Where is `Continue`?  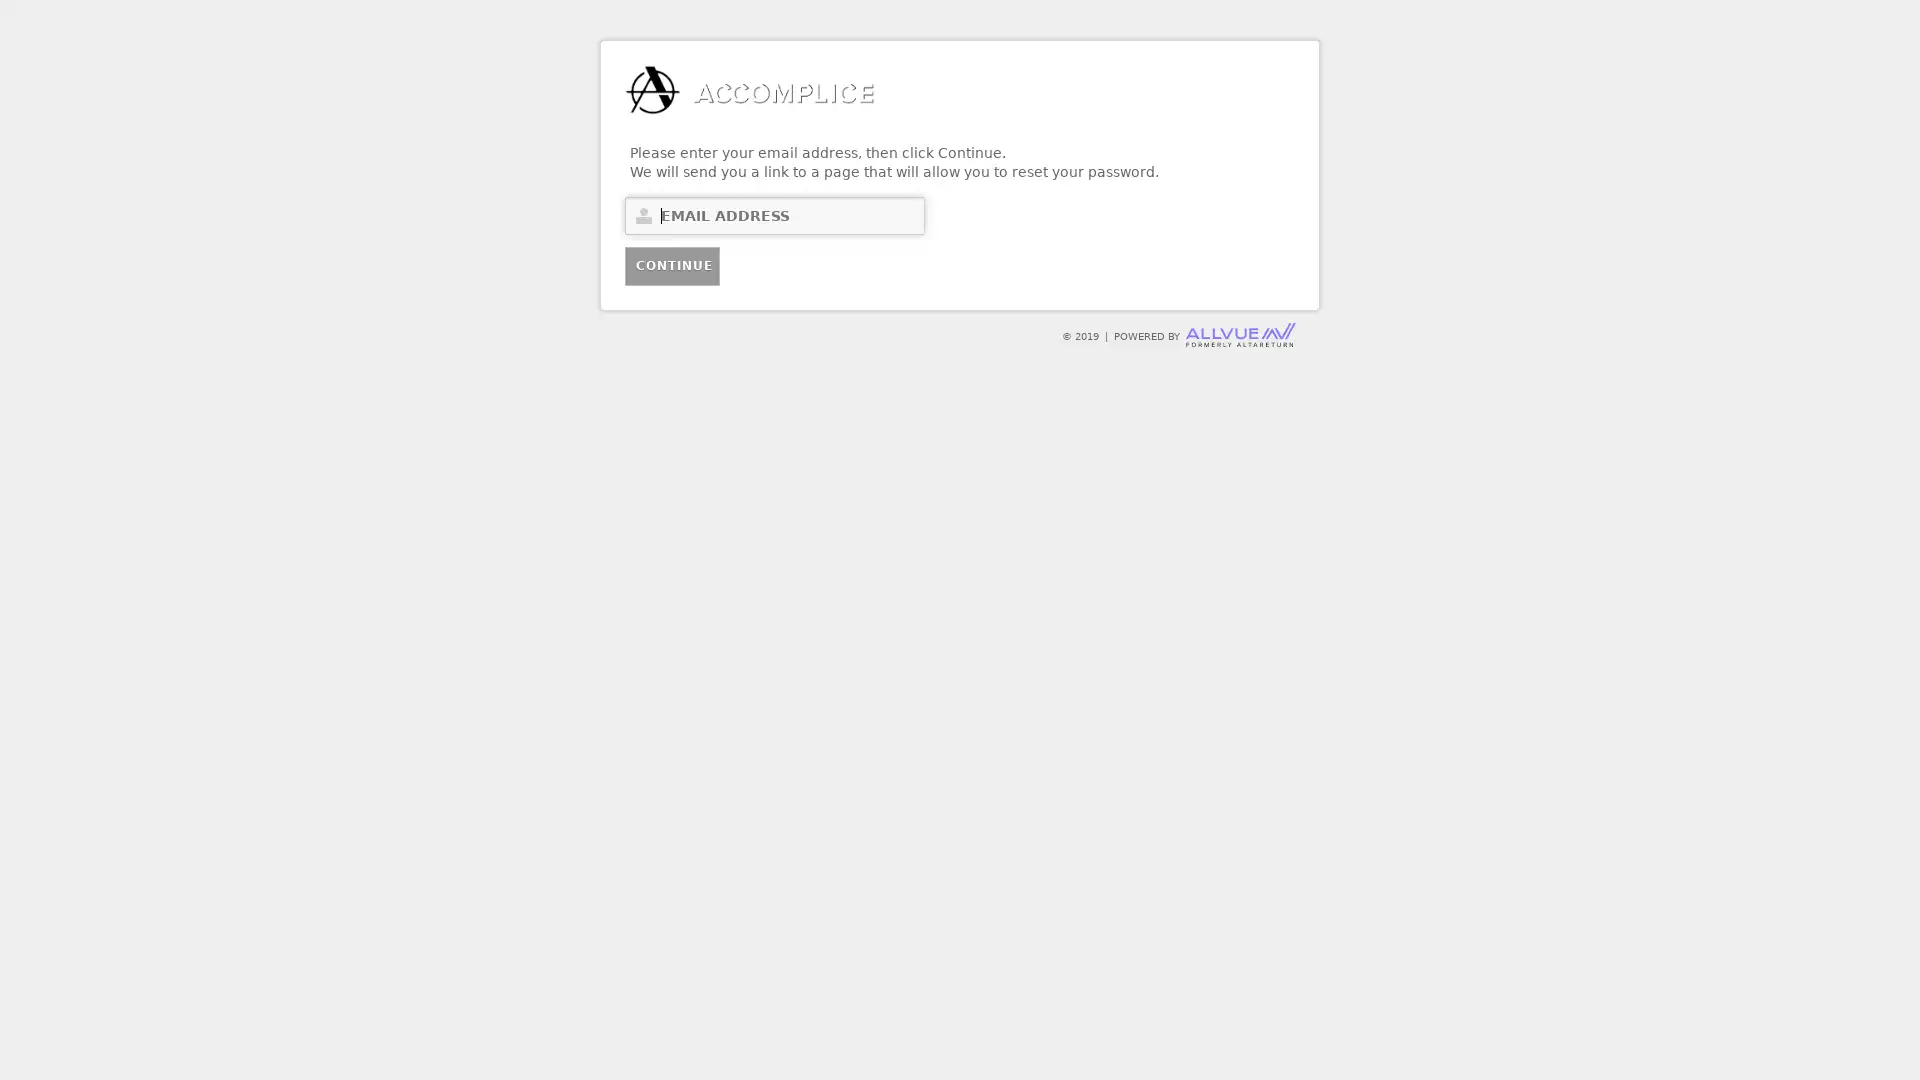 Continue is located at coordinates (672, 265).